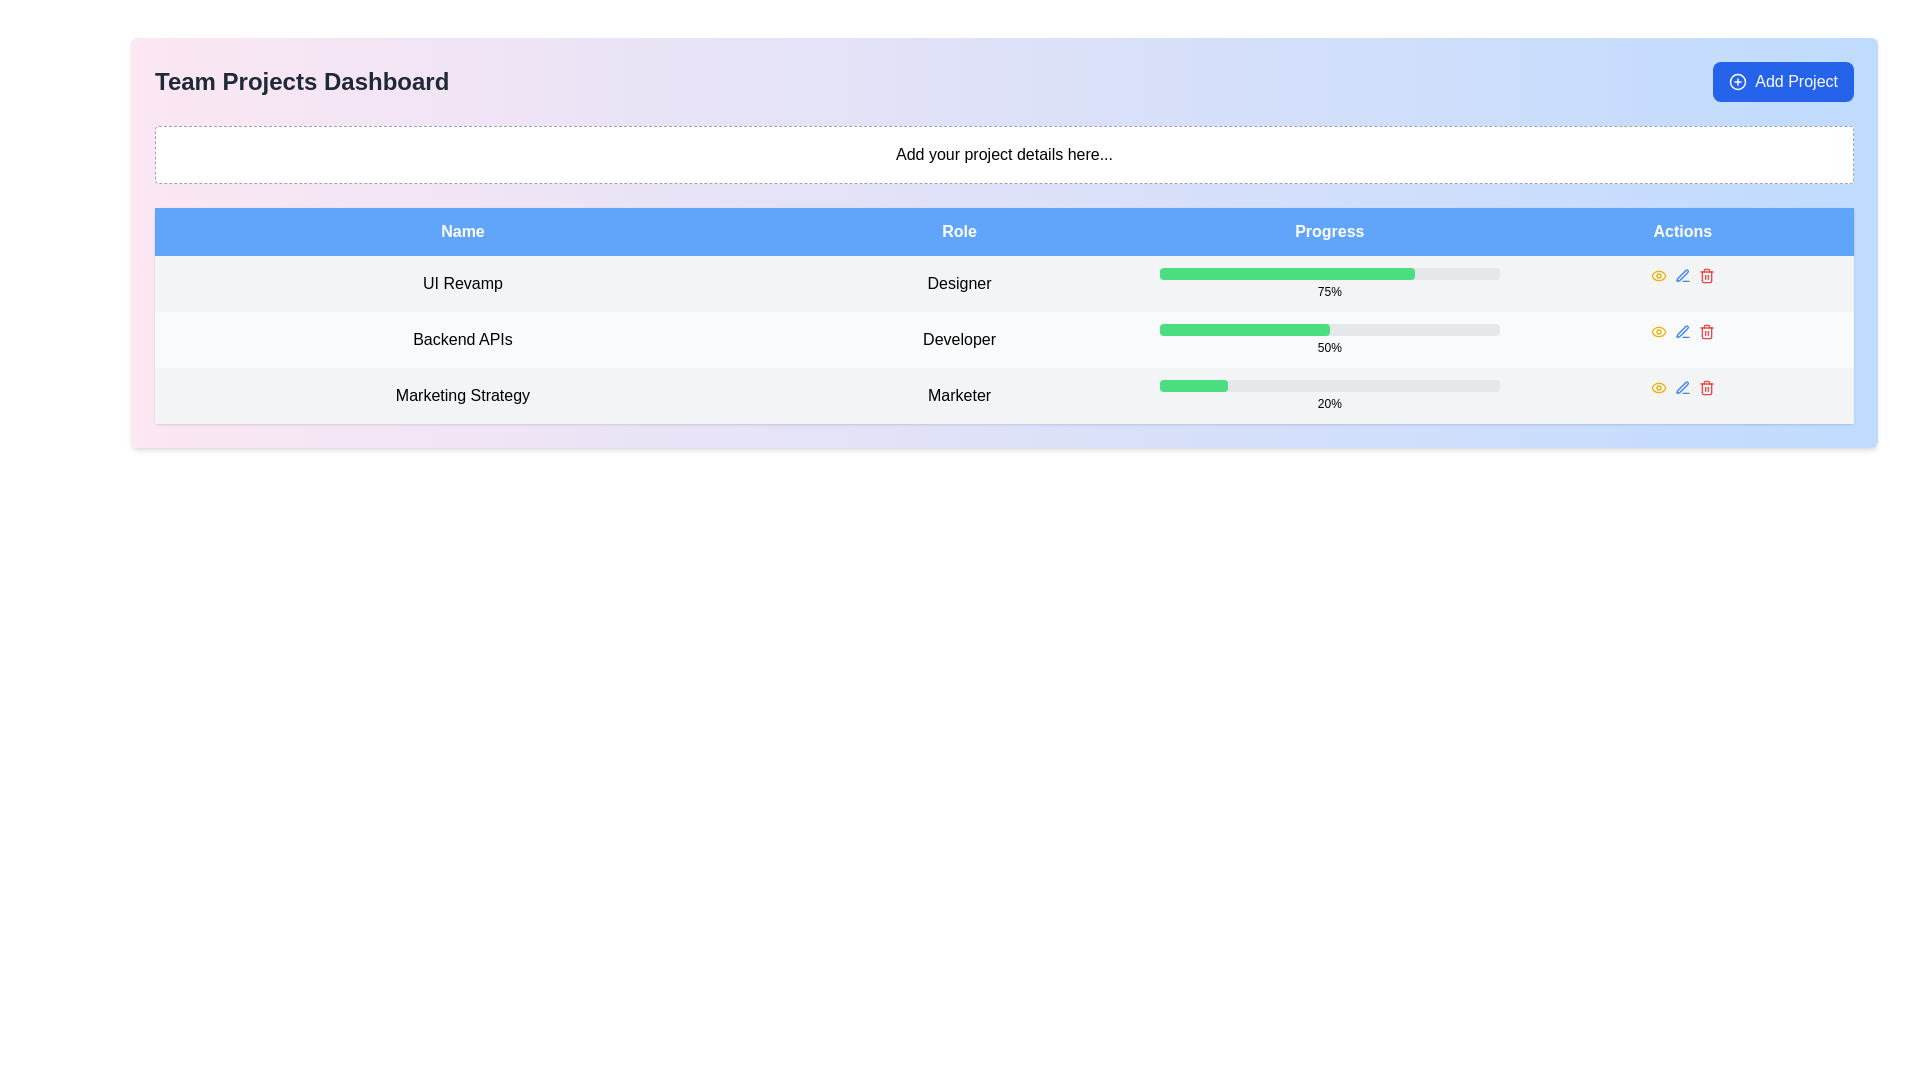  I want to click on the blue pencil icon in the interactive button group located in the 'Actions' column of the 'Marketing Strategy' project row, so click(1681, 388).